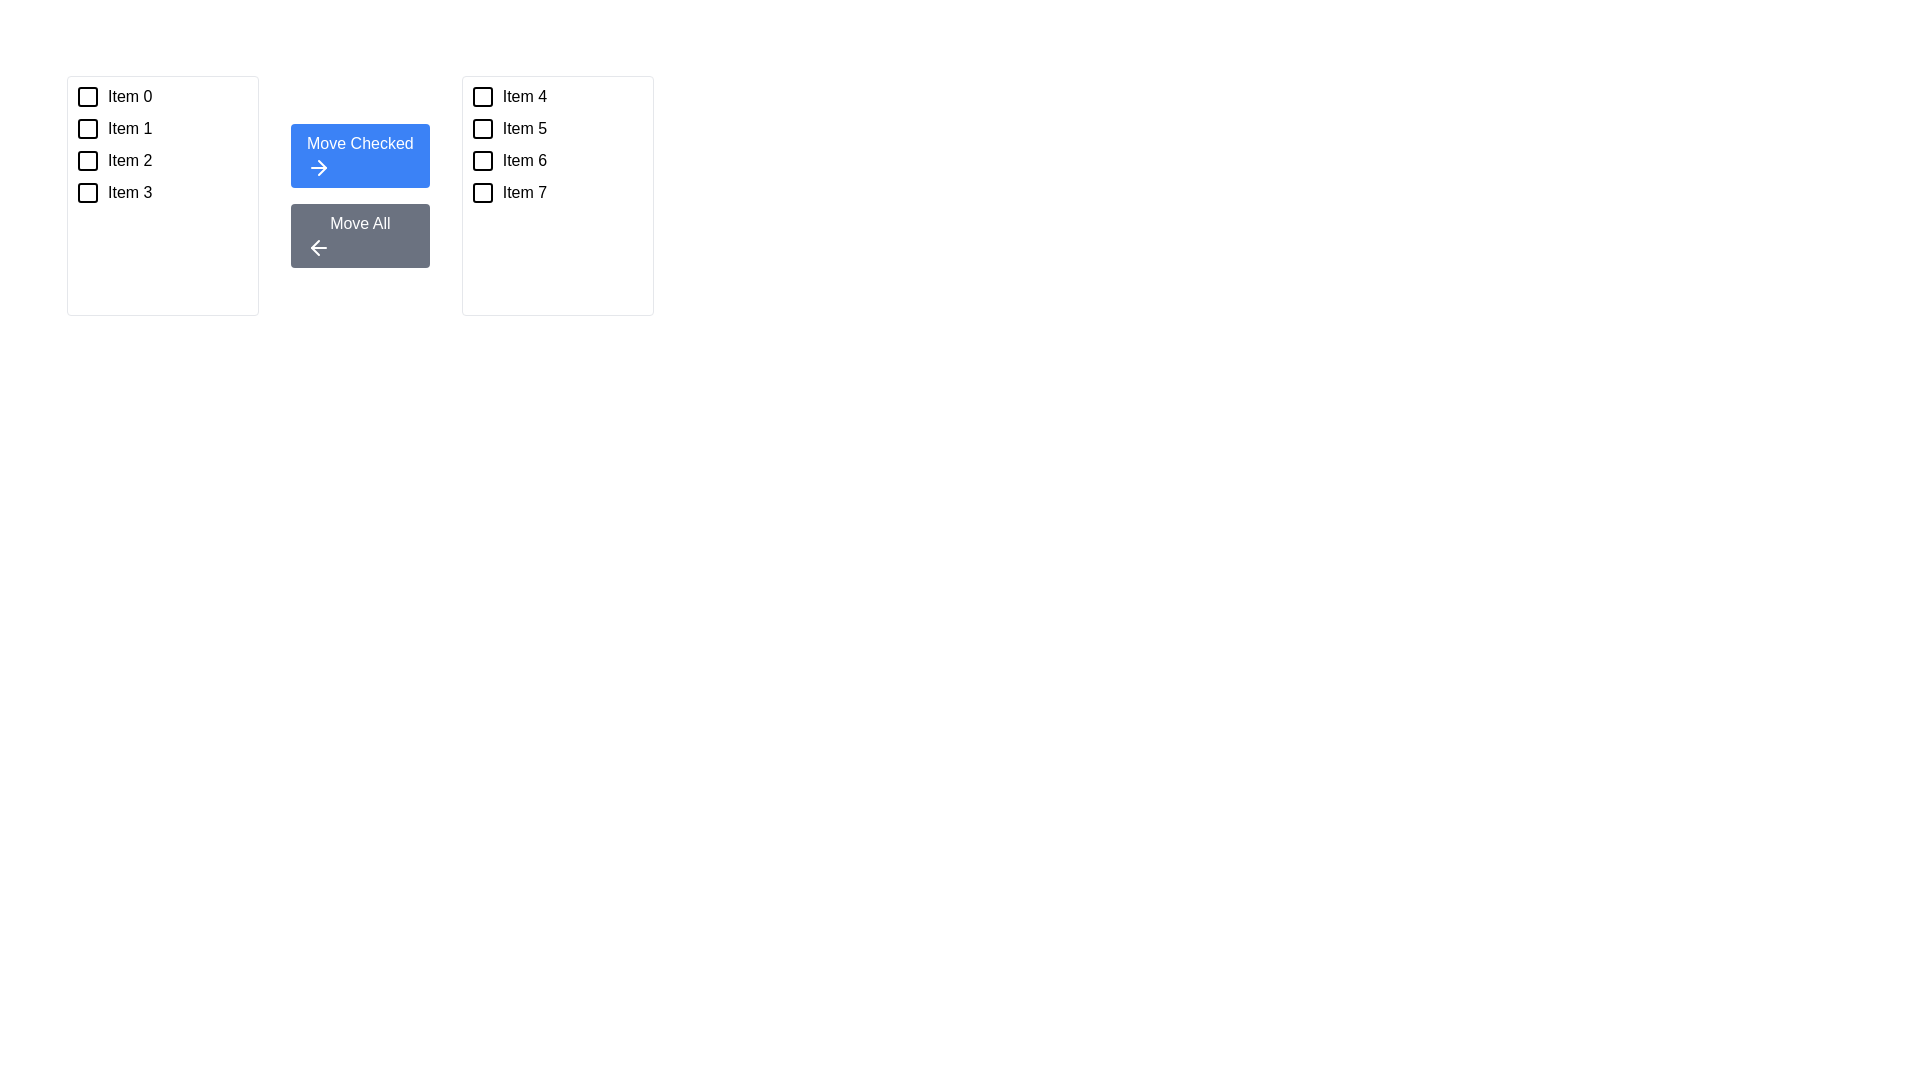 This screenshot has width=1920, height=1080. What do you see at coordinates (482, 192) in the screenshot?
I see `the checkbox for 'Item 7', which is positioned in the far-right column, fourth in the list below the header` at bounding box center [482, 192].